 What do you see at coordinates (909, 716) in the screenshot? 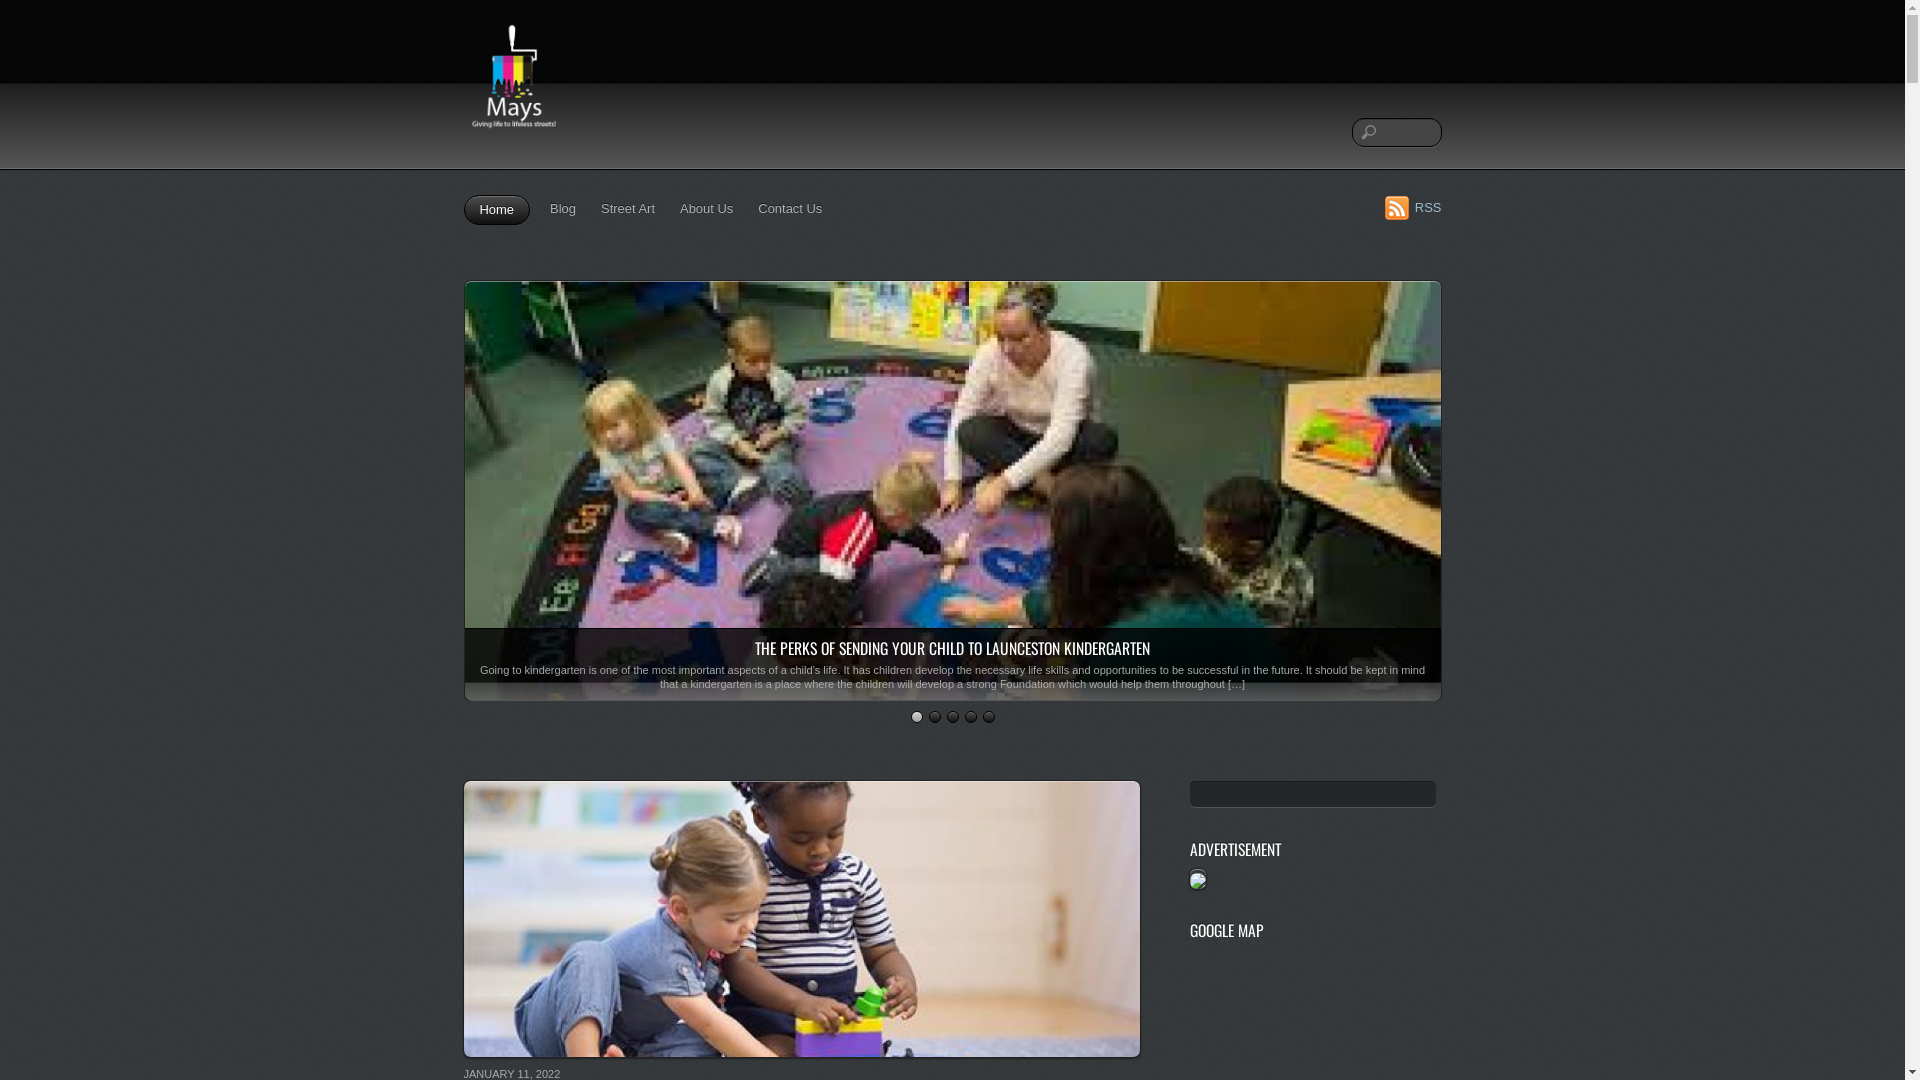
I see `'1'` at bounding box center [909, 716].